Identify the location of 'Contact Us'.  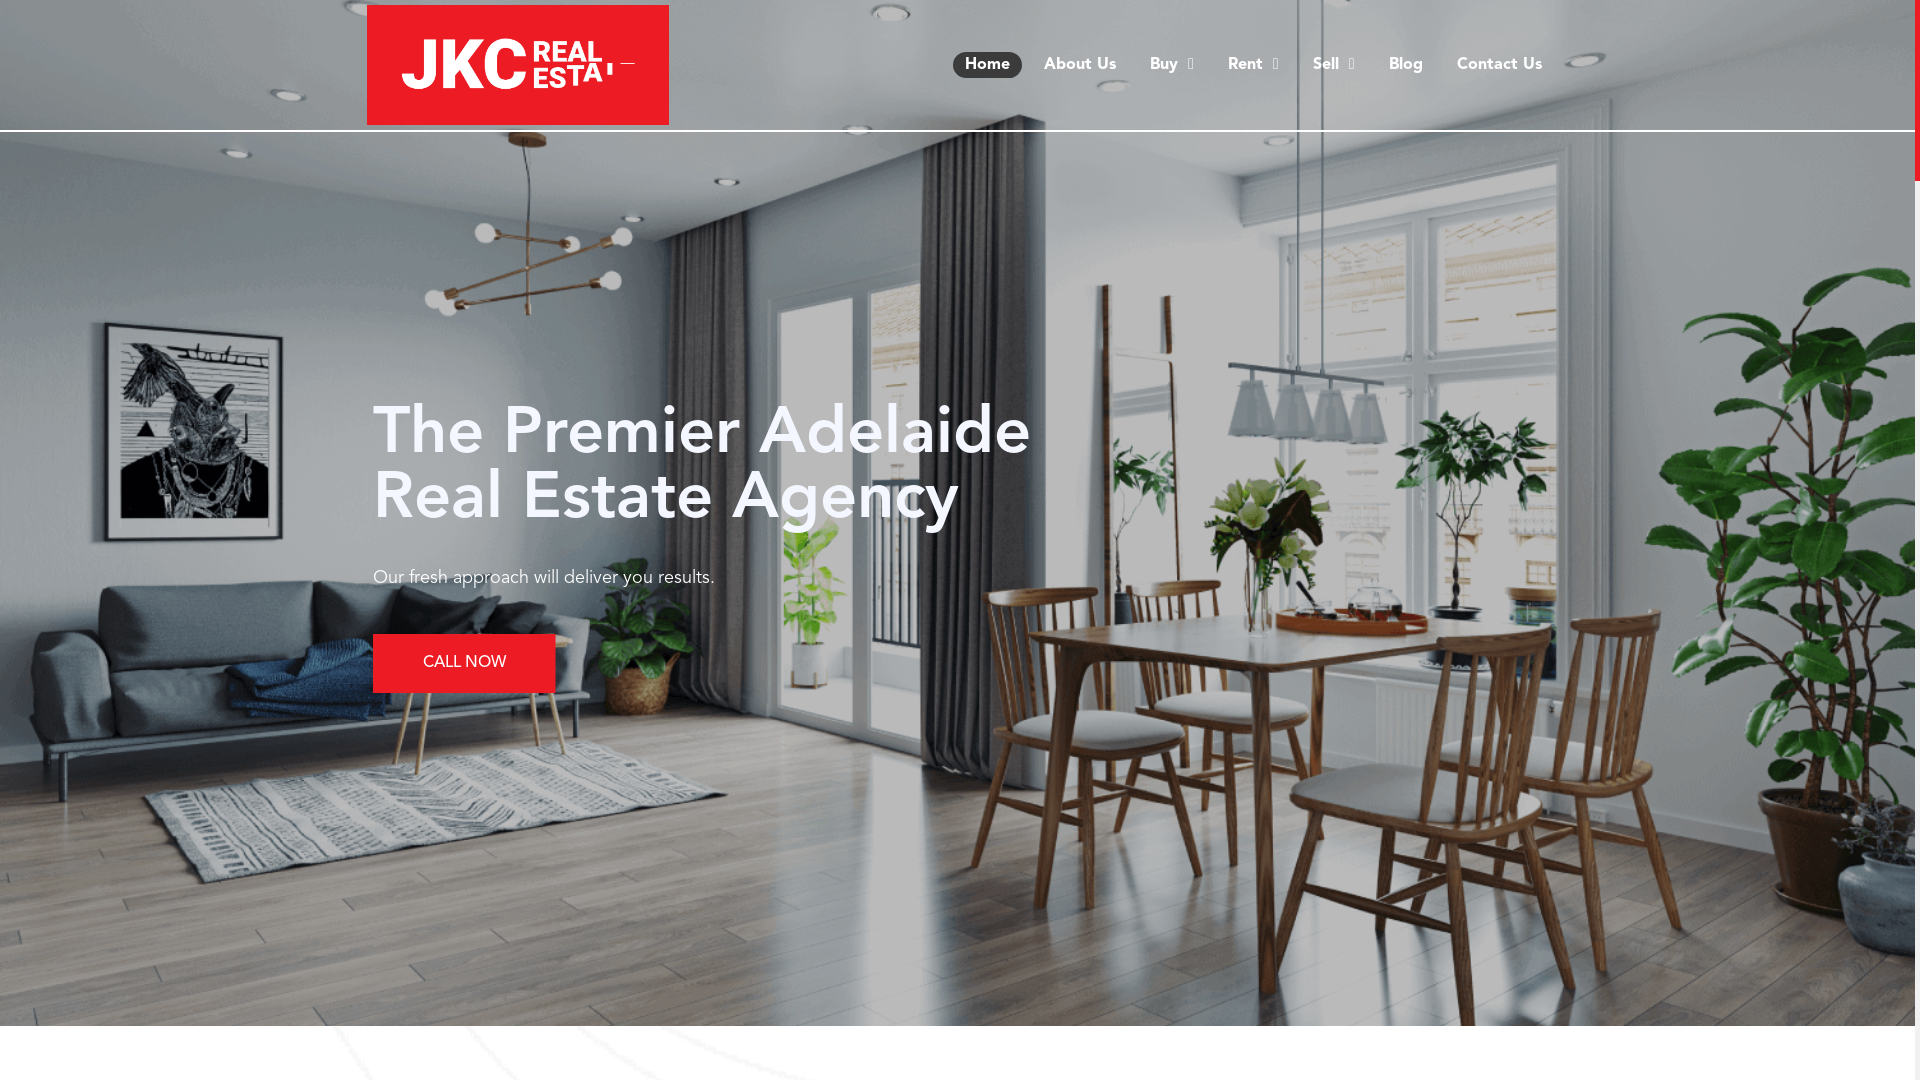
(1499, 64).